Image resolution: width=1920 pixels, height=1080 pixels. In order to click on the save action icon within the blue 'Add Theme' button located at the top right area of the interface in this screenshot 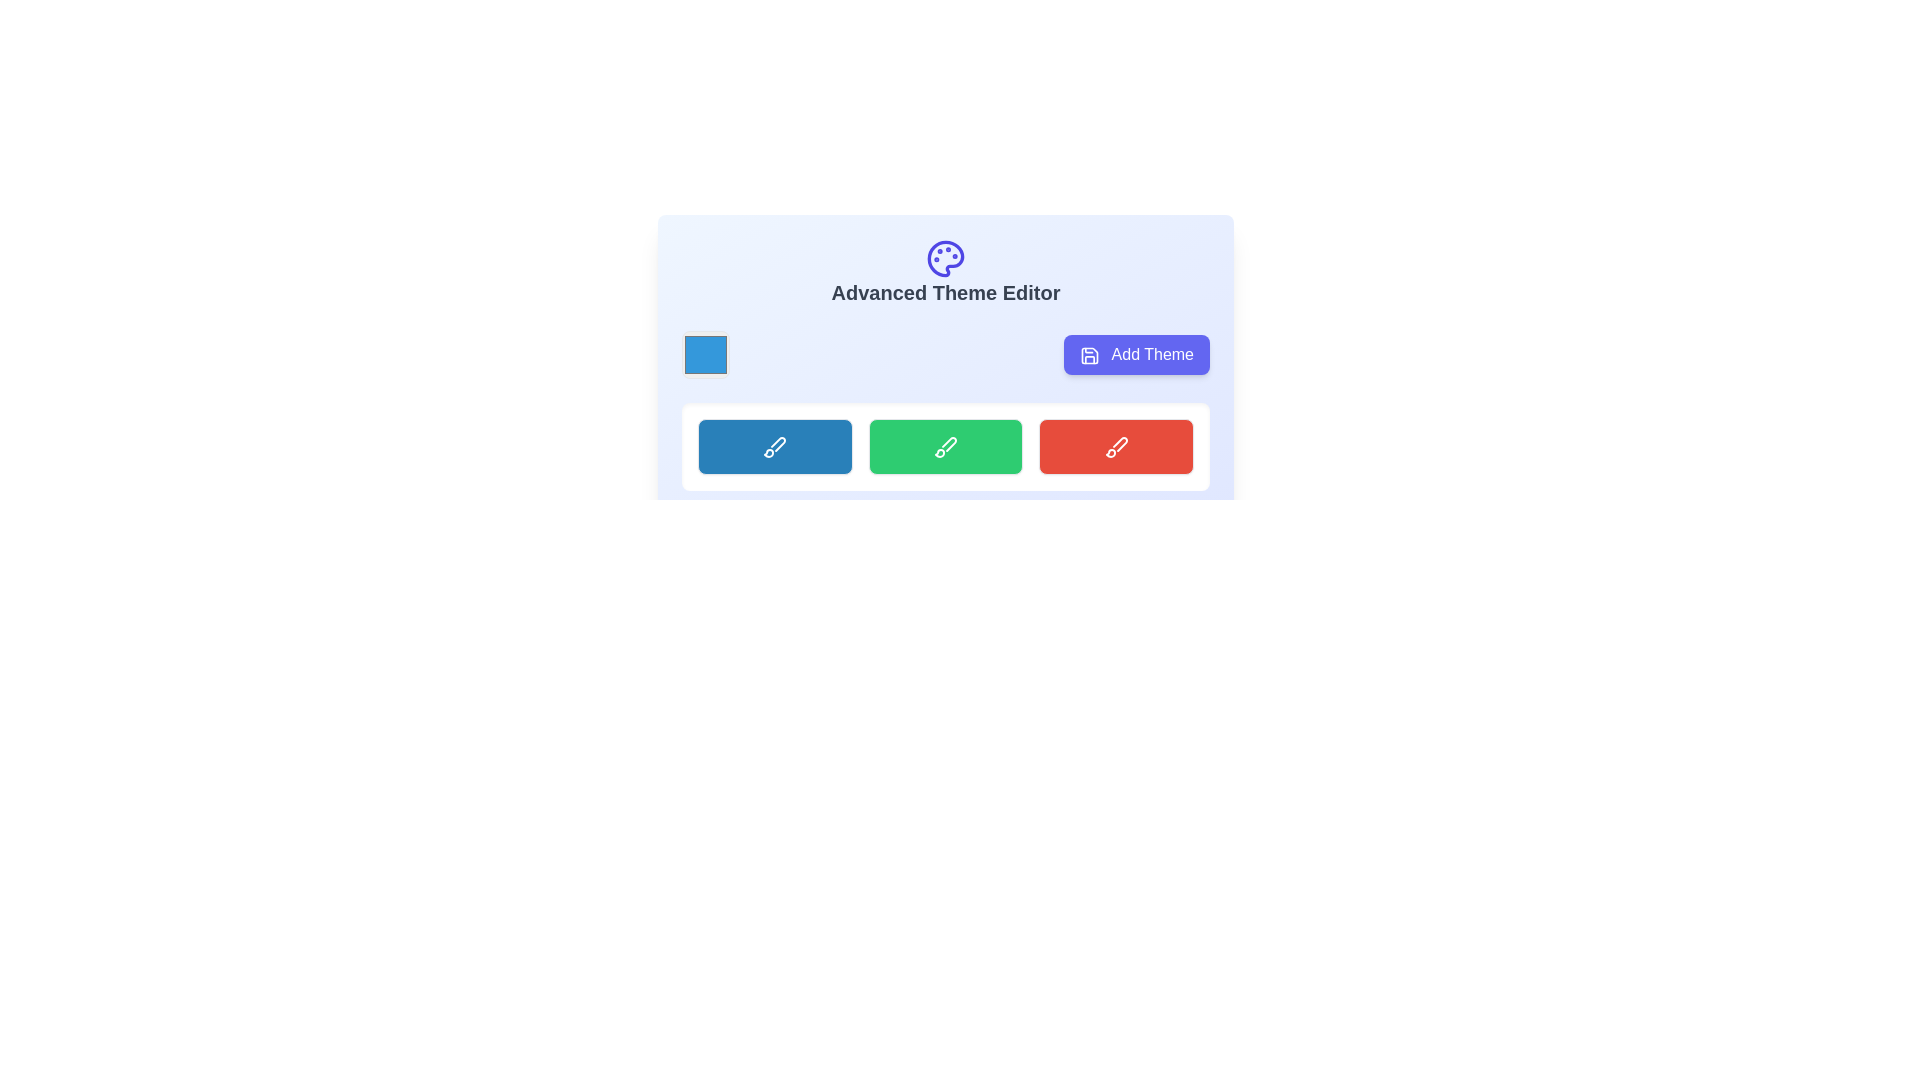, I will do `click(1088, 353)`.